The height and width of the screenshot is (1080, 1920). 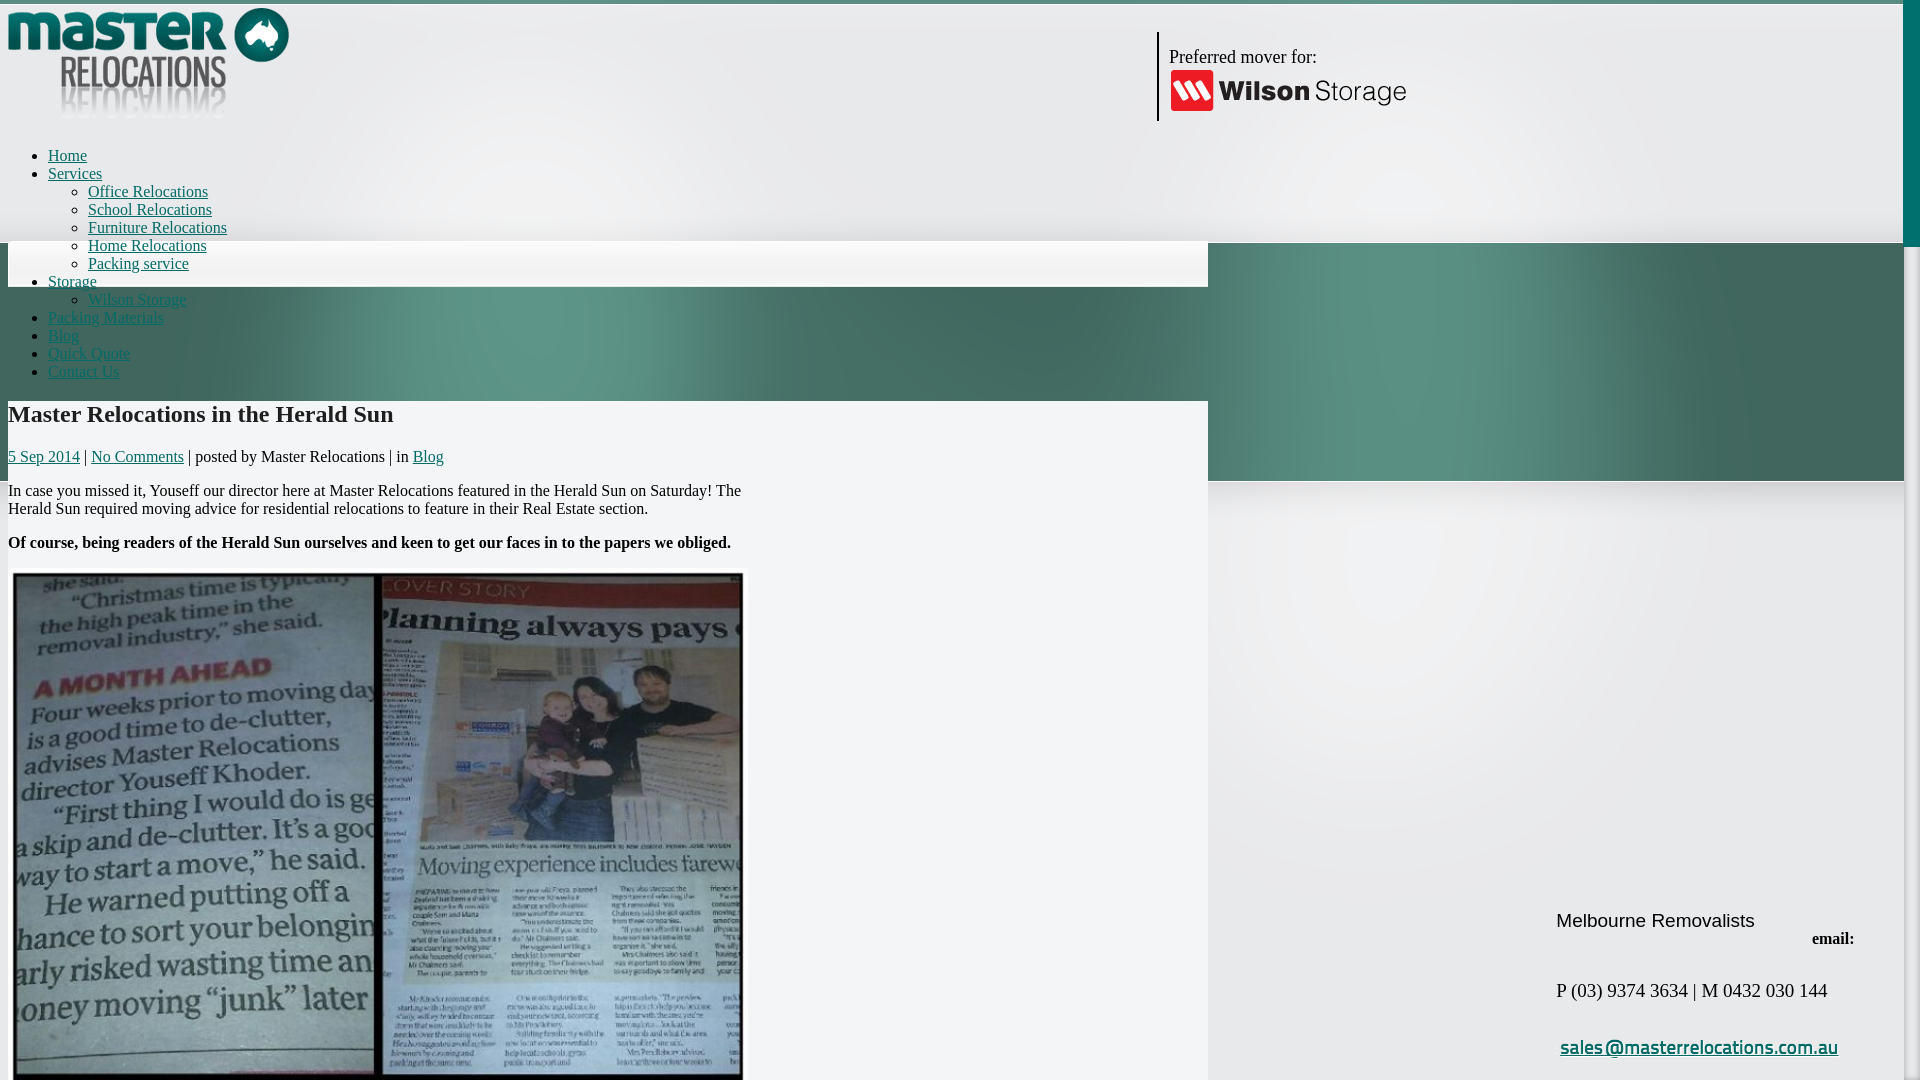 What do you see at coordinates (82, 371) in the screenshot?
I see `'Contact Us'` at bounding box center [82, 371].